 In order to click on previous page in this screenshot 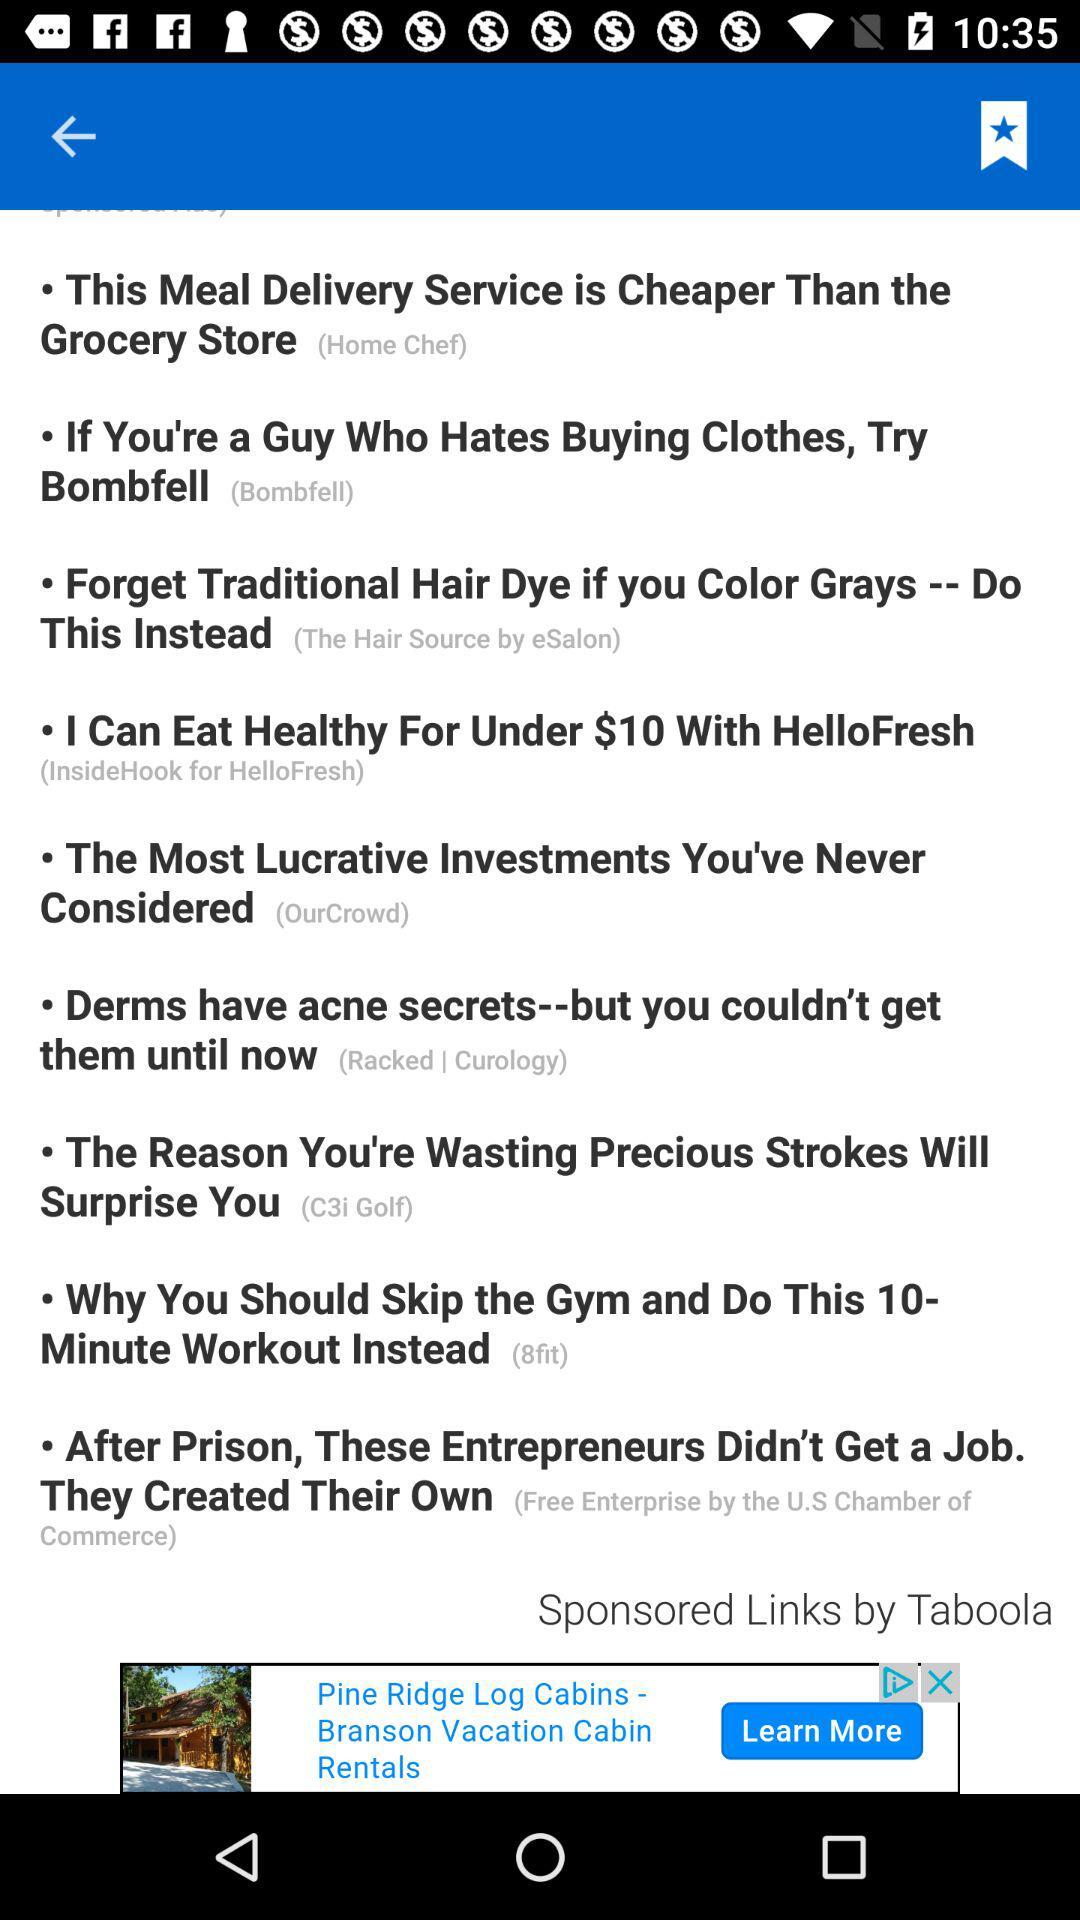, I will do `click(72, 135)`.